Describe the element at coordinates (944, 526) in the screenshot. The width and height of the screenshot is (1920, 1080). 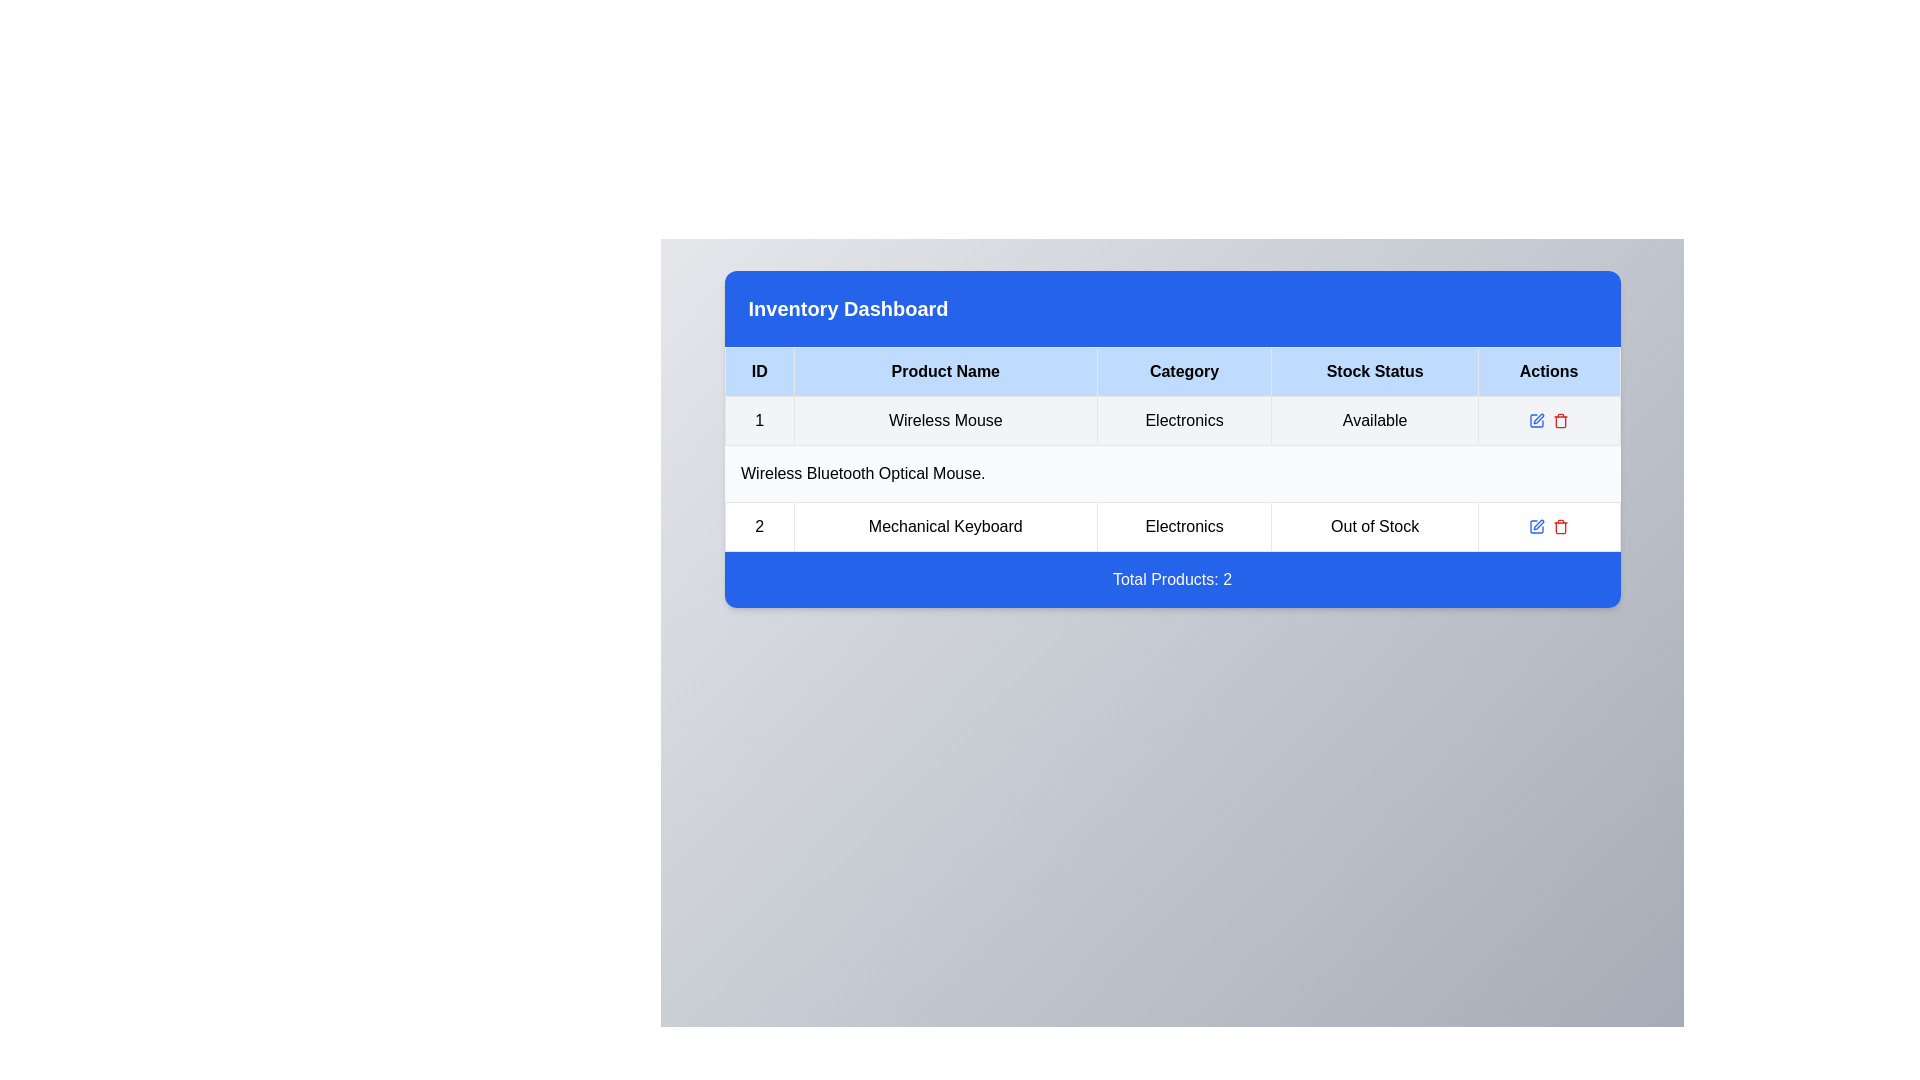
I see `the static text label displaying 'Mechanical Keyboard' within the second row of the table under the 'Product Name' column` at that location.